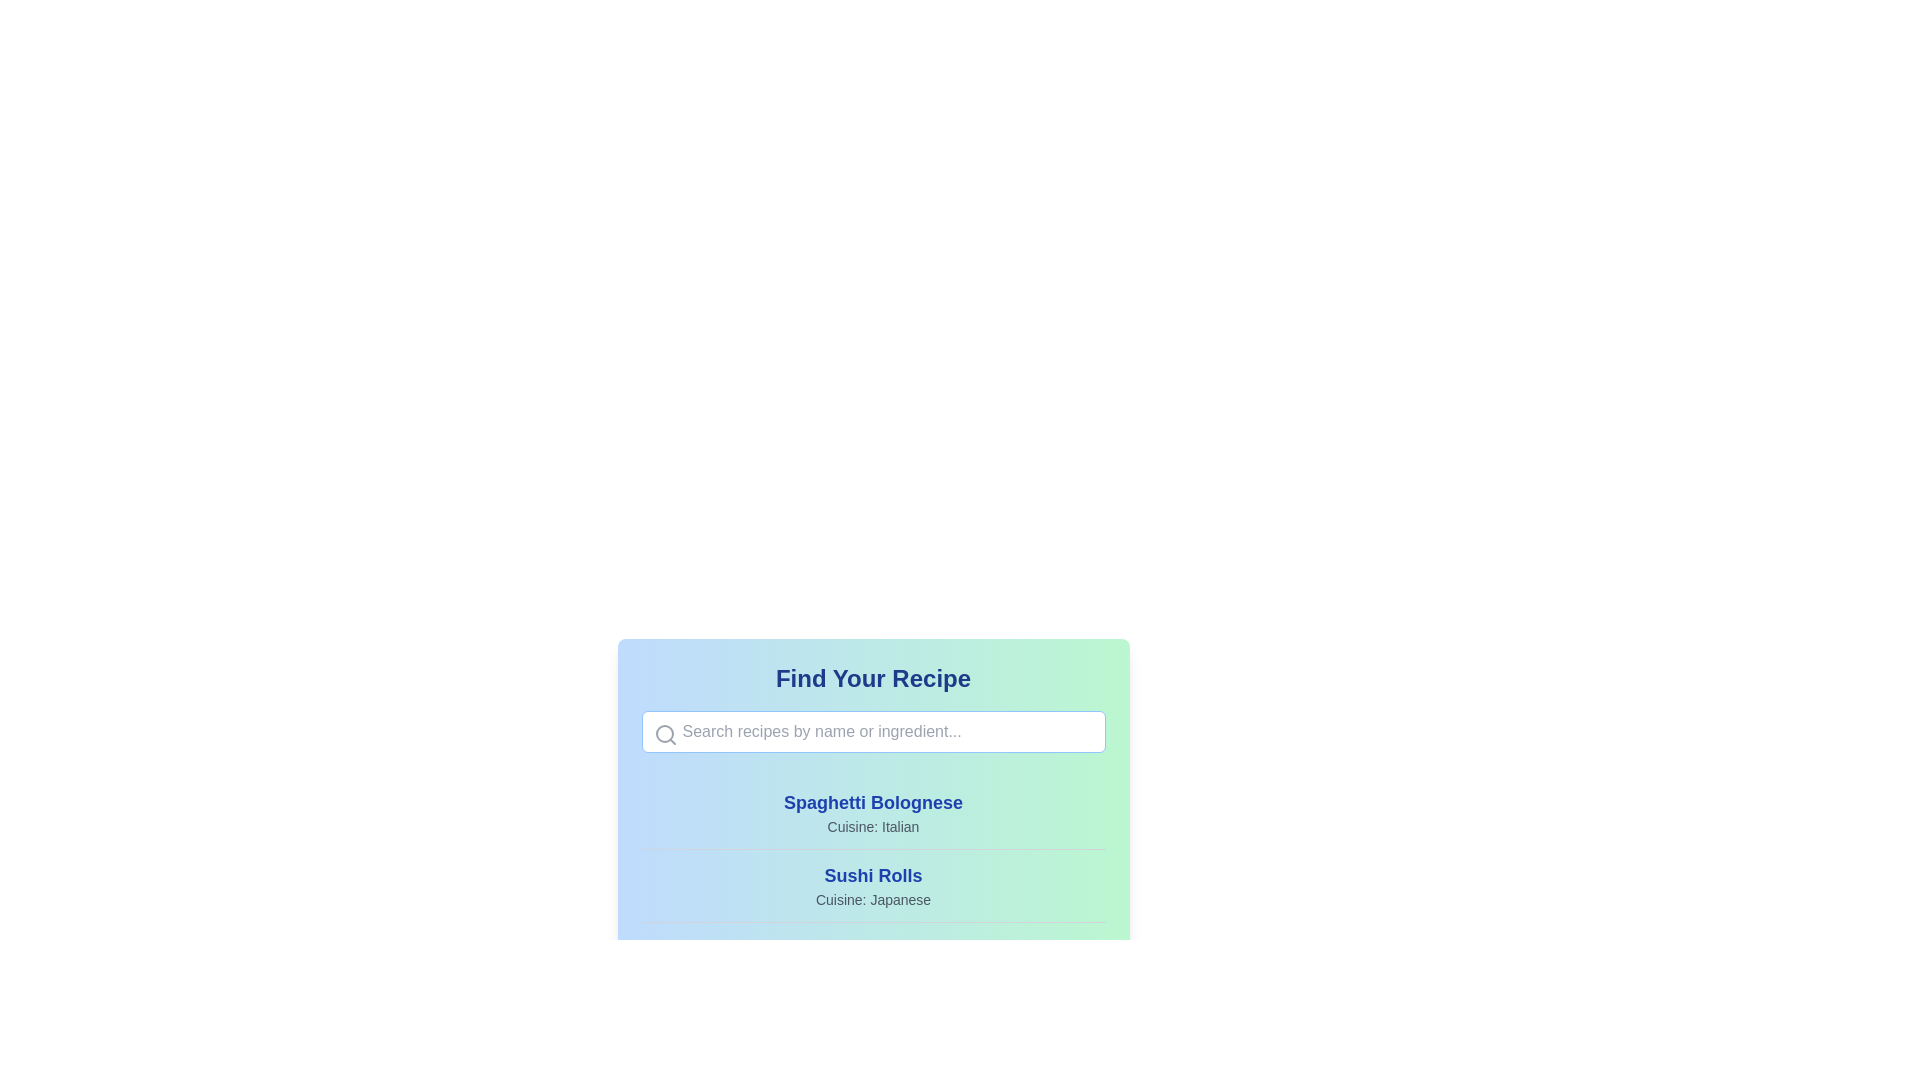  Describe the element at coordinates (873, 884) in the screenshot. I see `the 'Sushi Rolls' recipe entry in the list` at that location.